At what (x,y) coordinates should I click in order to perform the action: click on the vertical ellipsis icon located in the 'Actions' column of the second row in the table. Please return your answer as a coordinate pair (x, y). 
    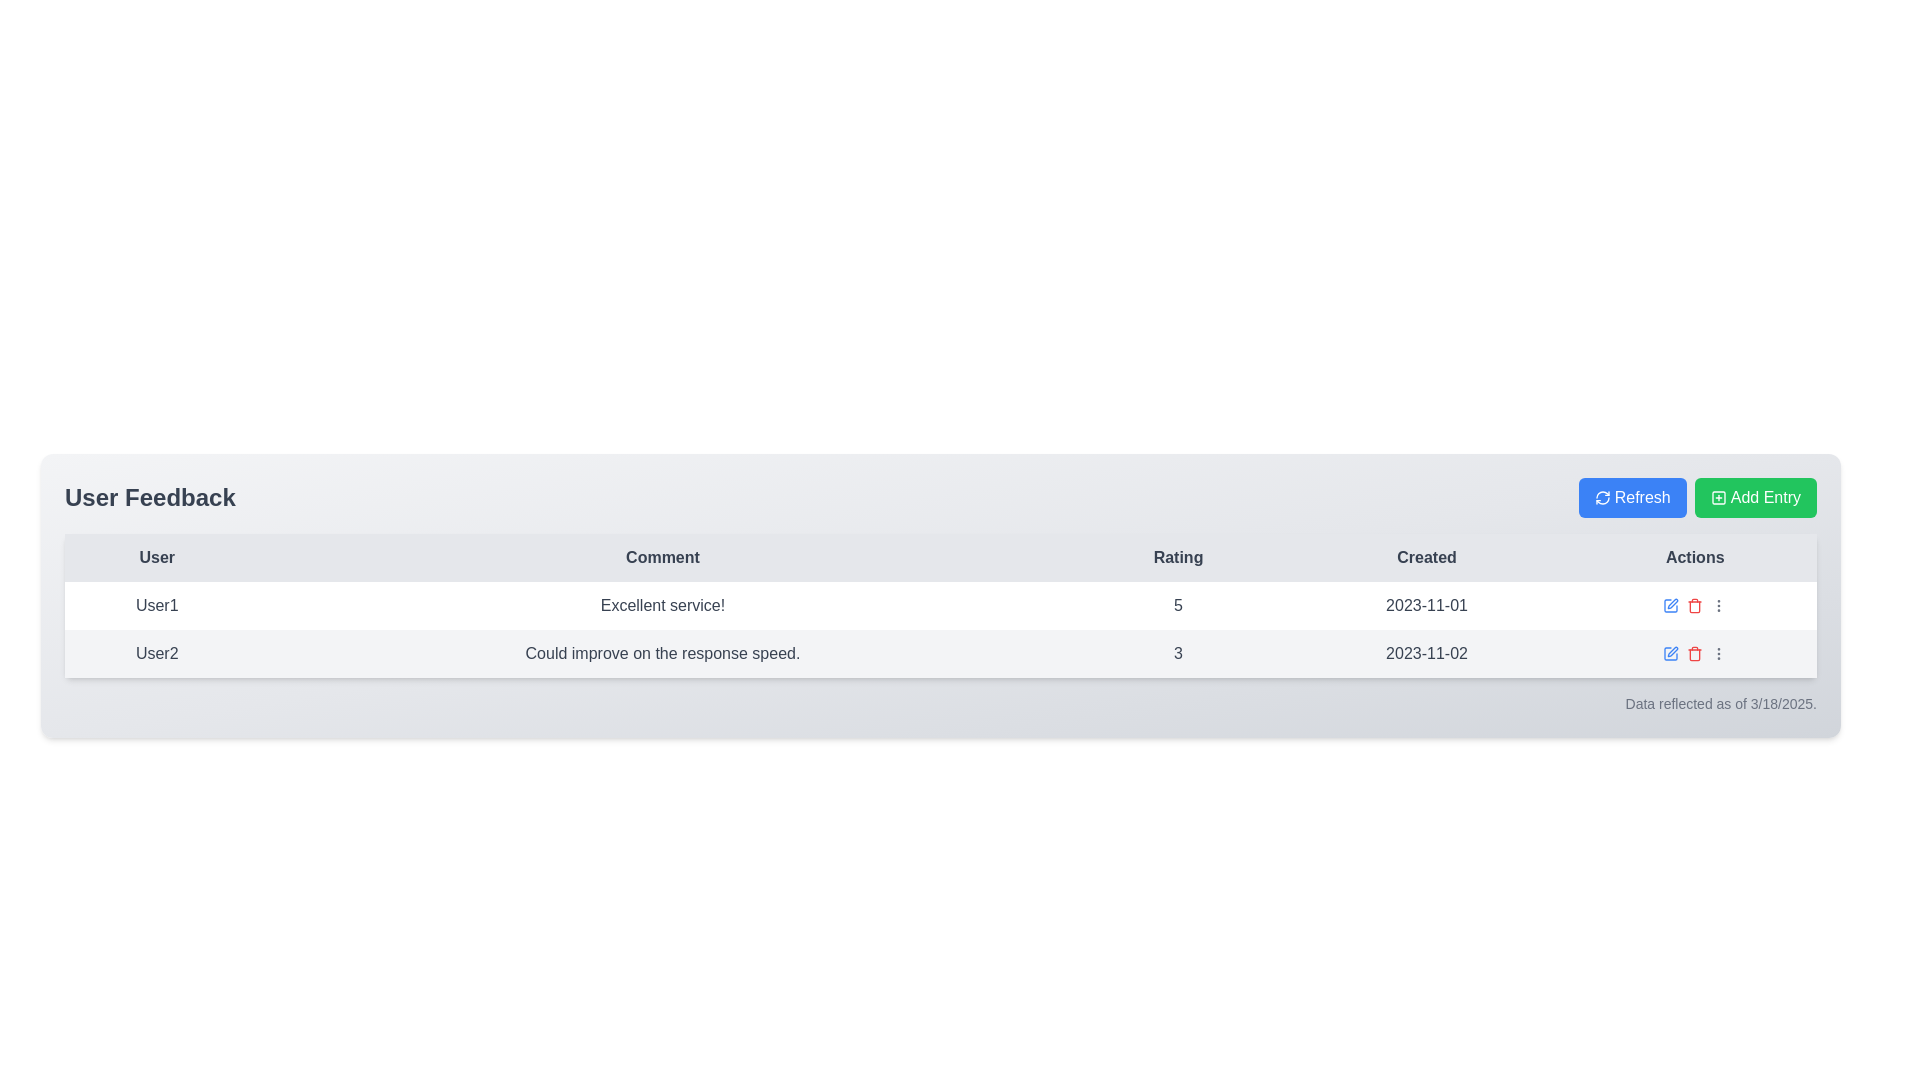
    Looking at the image, I should click on (1717, 654).